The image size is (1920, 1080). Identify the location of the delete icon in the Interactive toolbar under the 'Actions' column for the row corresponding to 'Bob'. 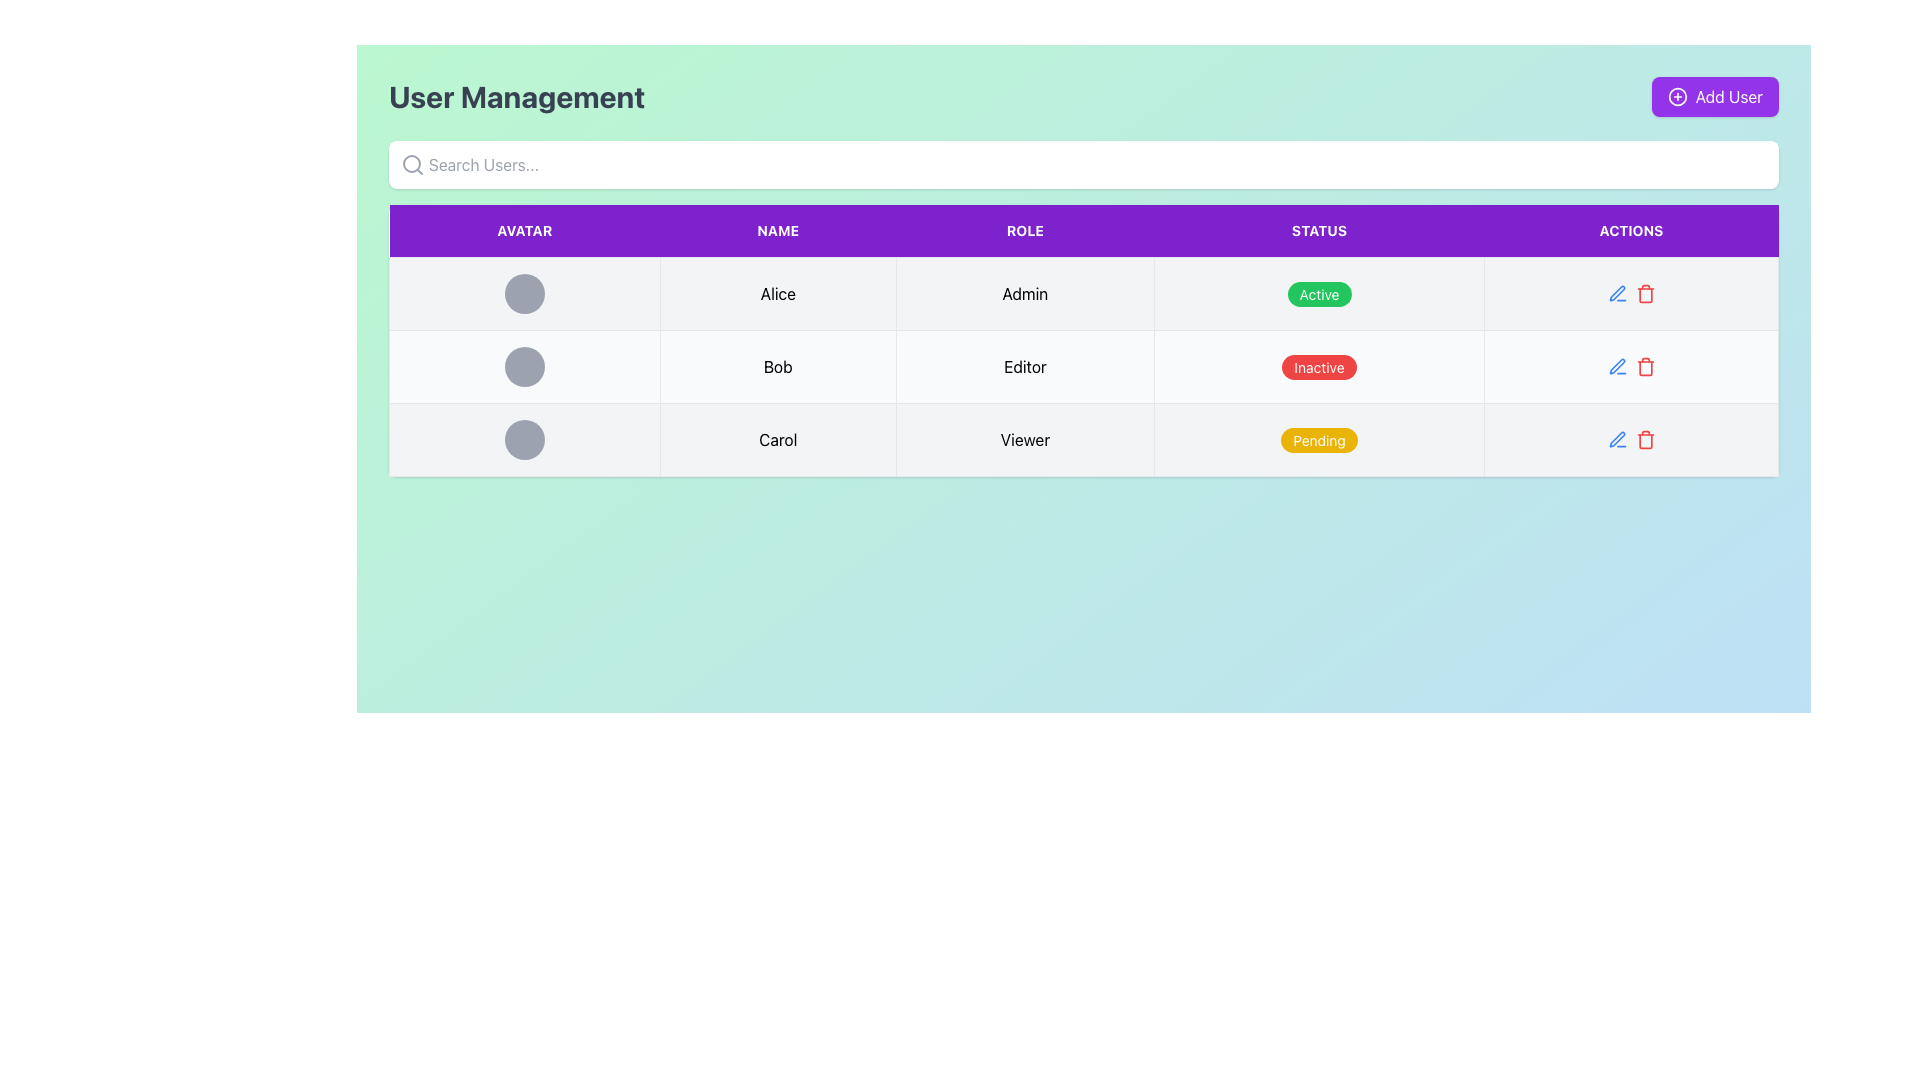
(1631, 293).